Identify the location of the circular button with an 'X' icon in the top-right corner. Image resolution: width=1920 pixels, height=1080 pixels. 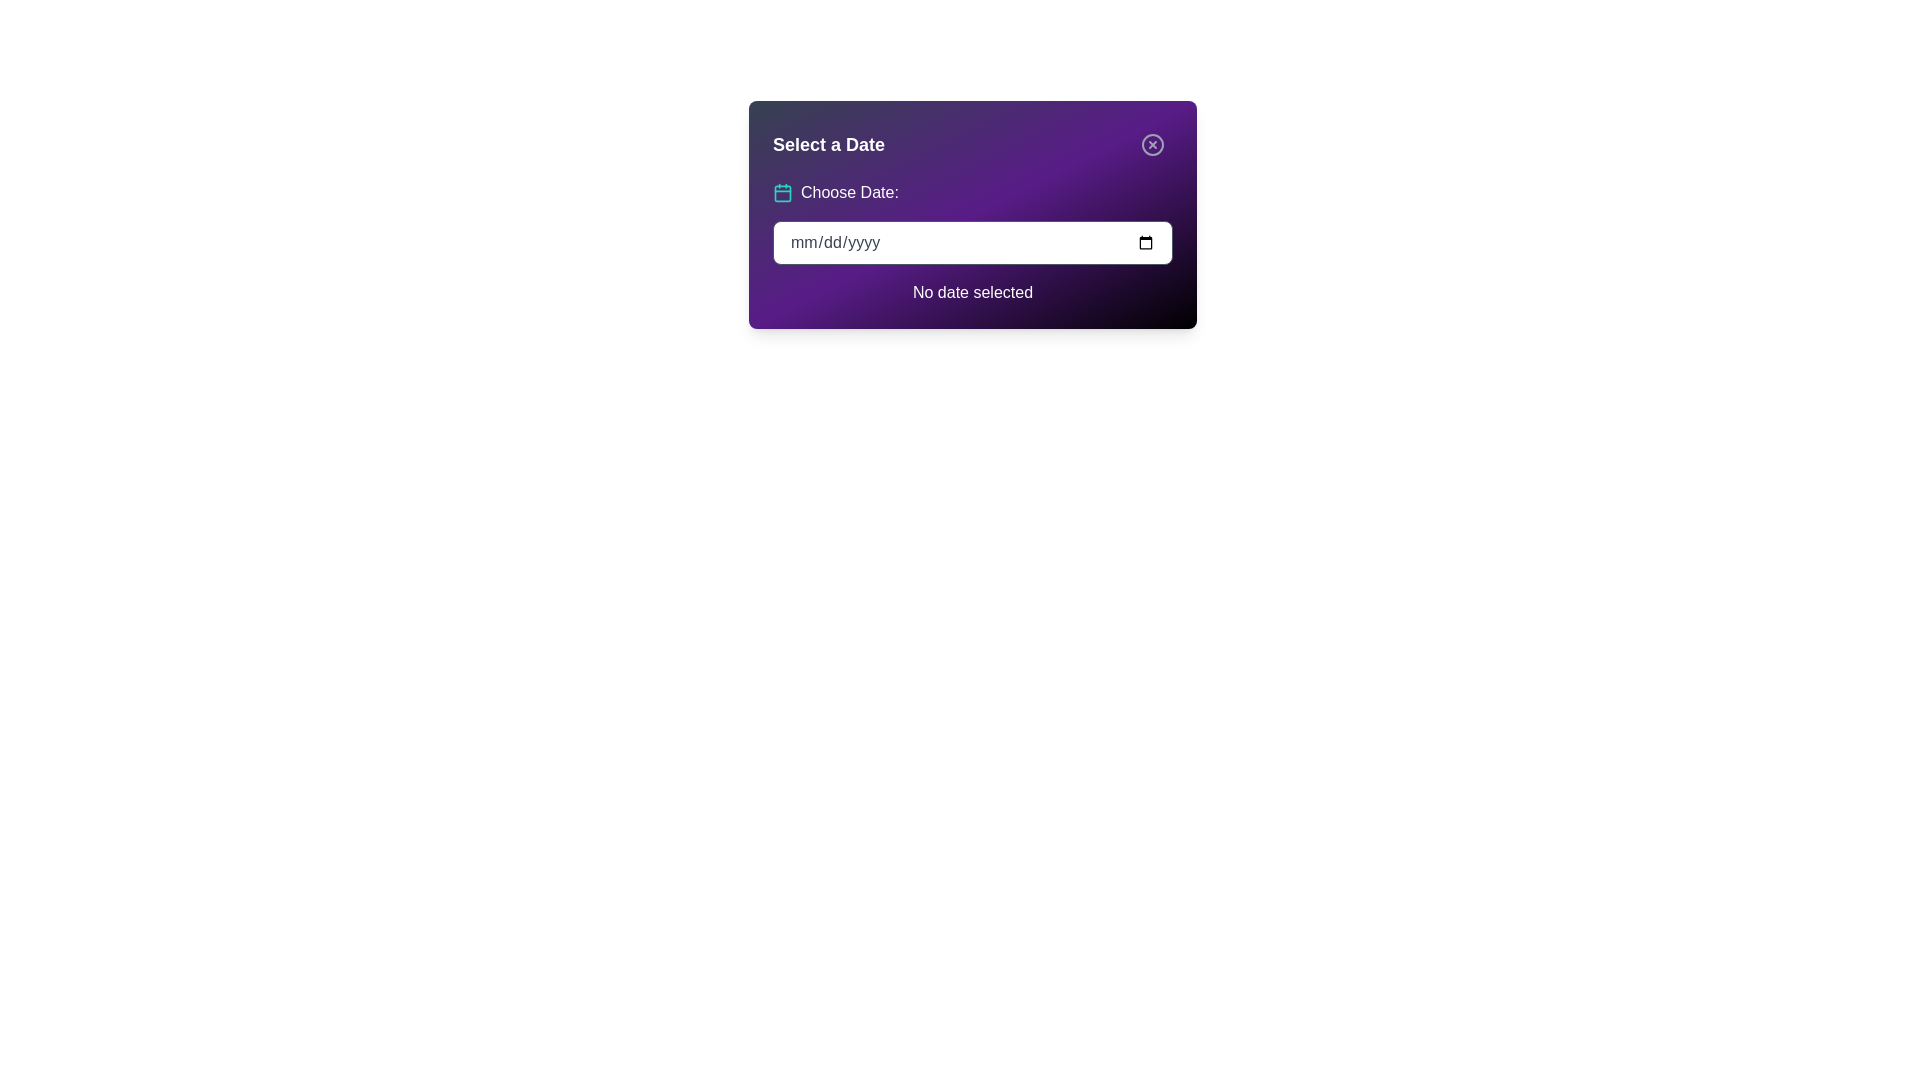
(1152, 144).